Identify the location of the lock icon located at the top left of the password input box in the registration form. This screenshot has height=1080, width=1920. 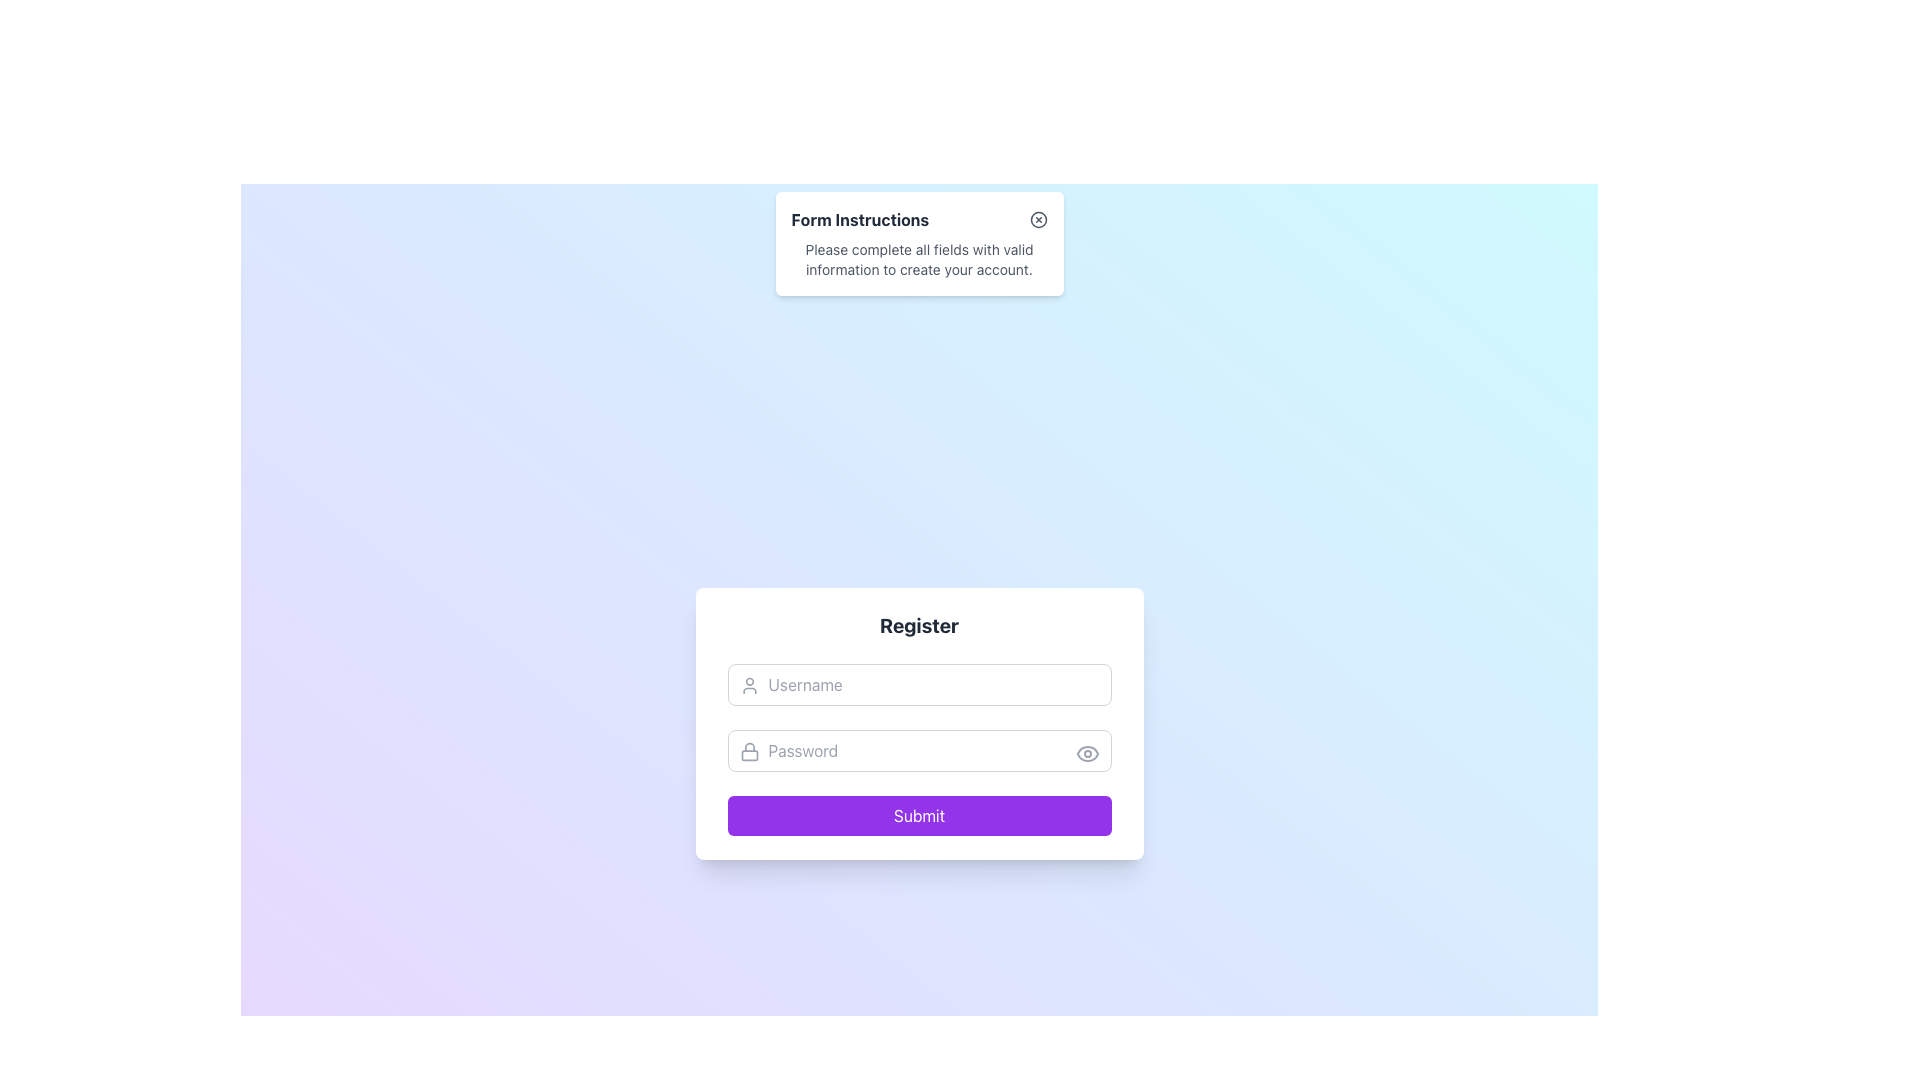
(748, 752).